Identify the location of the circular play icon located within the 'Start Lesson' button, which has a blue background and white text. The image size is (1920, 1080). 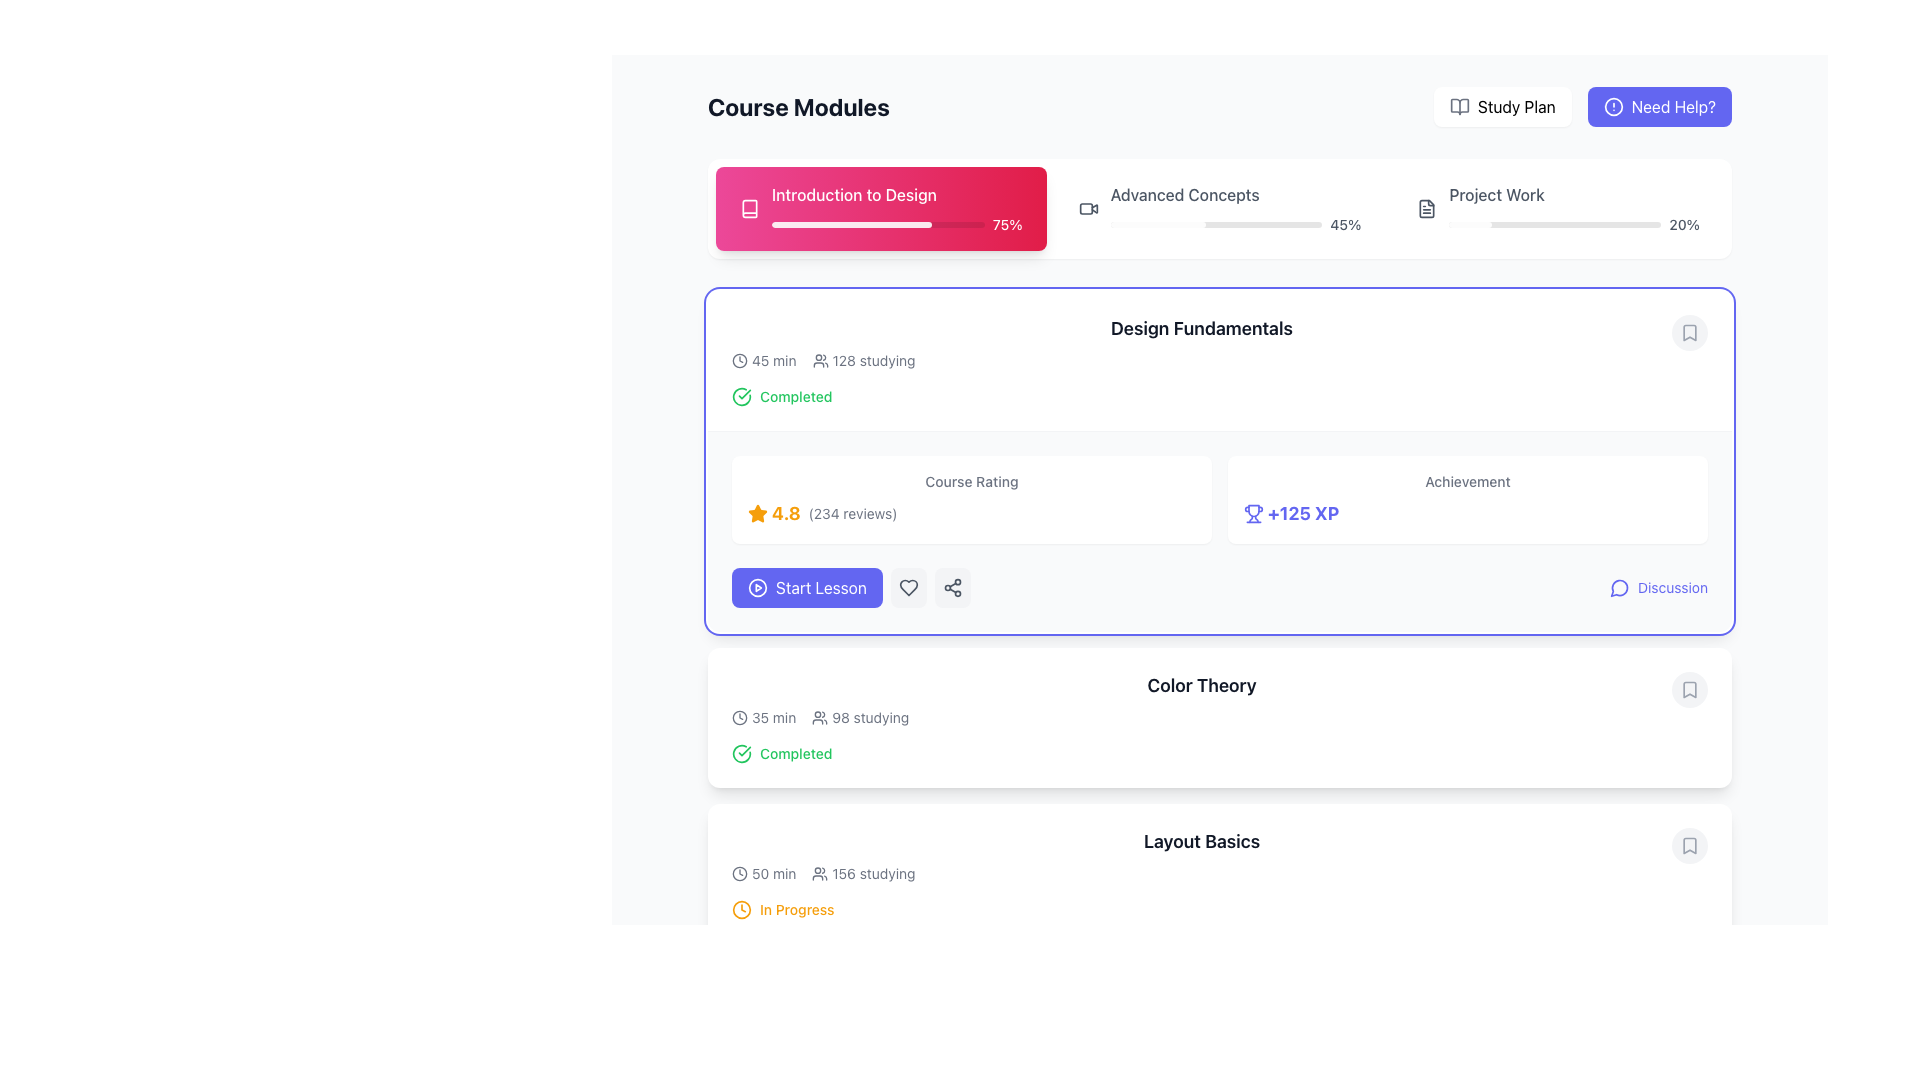
(757, 586).